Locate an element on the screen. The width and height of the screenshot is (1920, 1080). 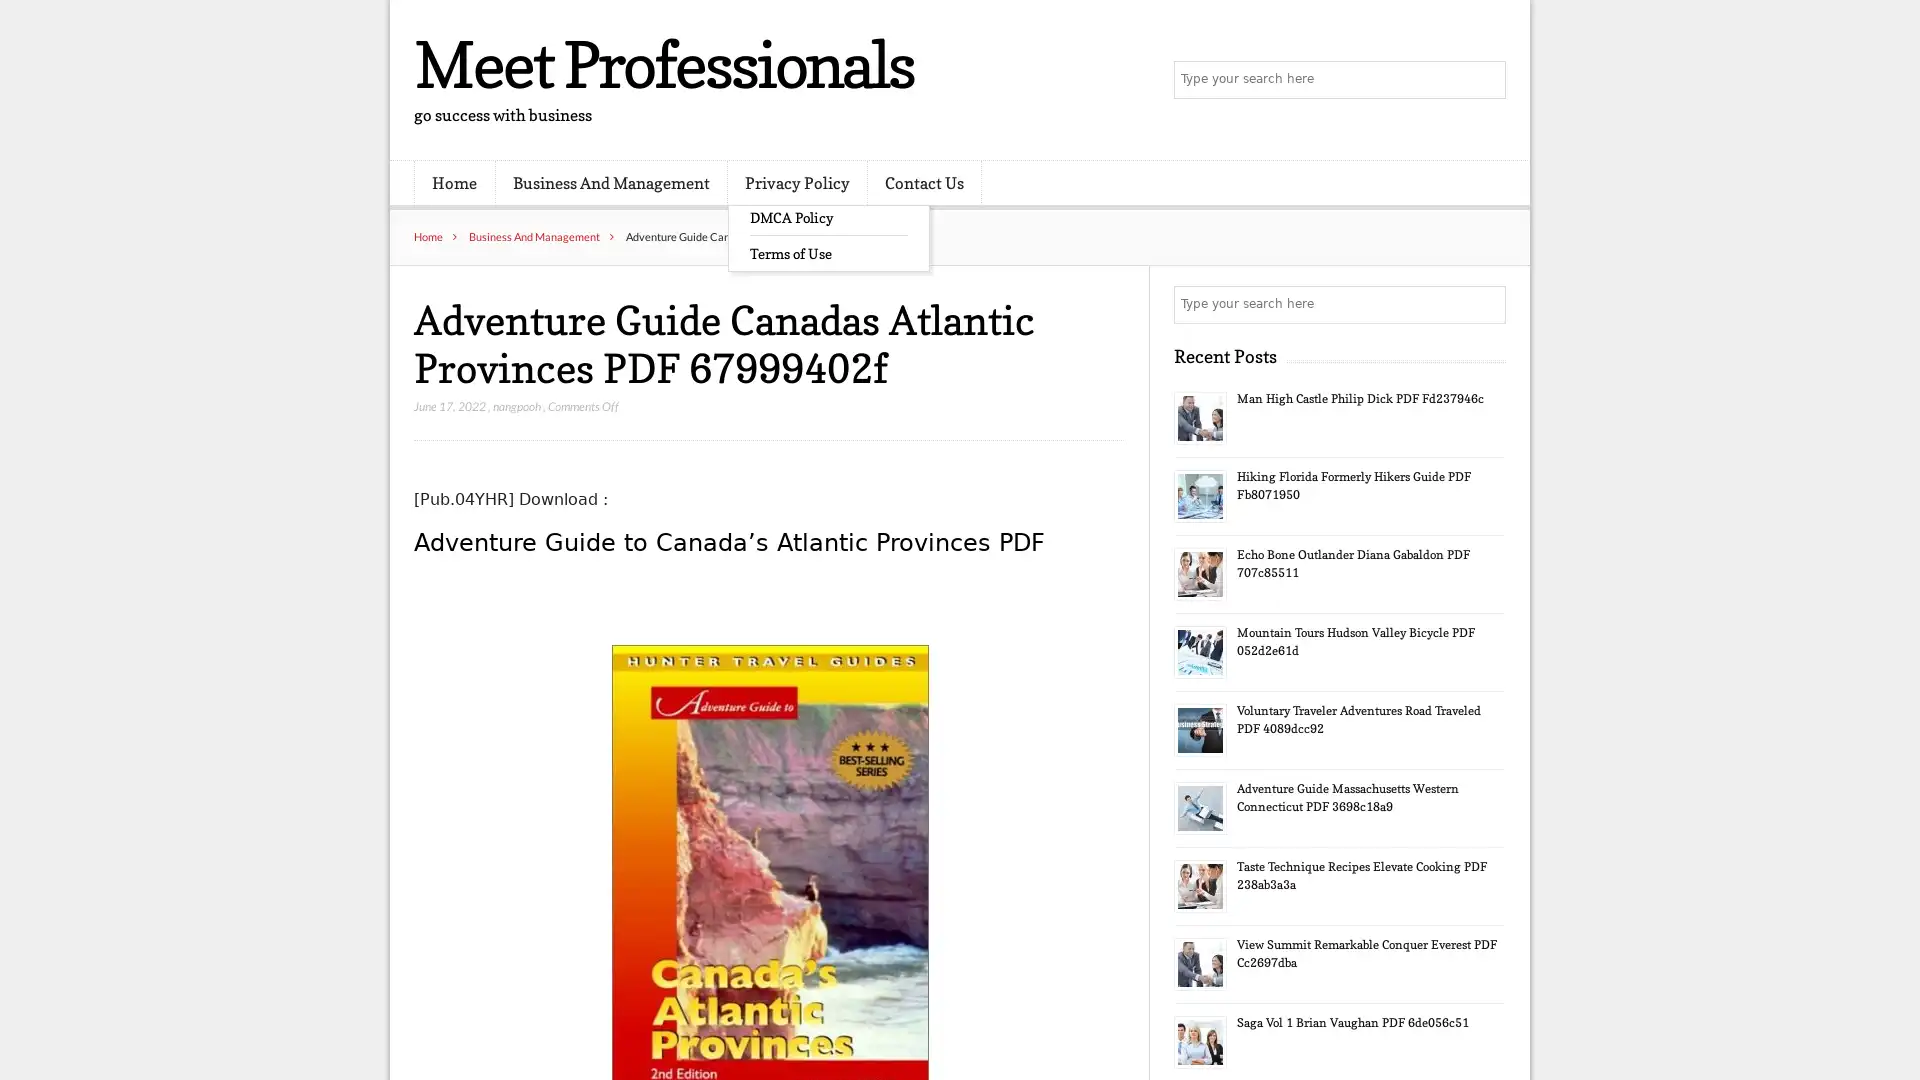
Search is located at coordinates (1485, 80).